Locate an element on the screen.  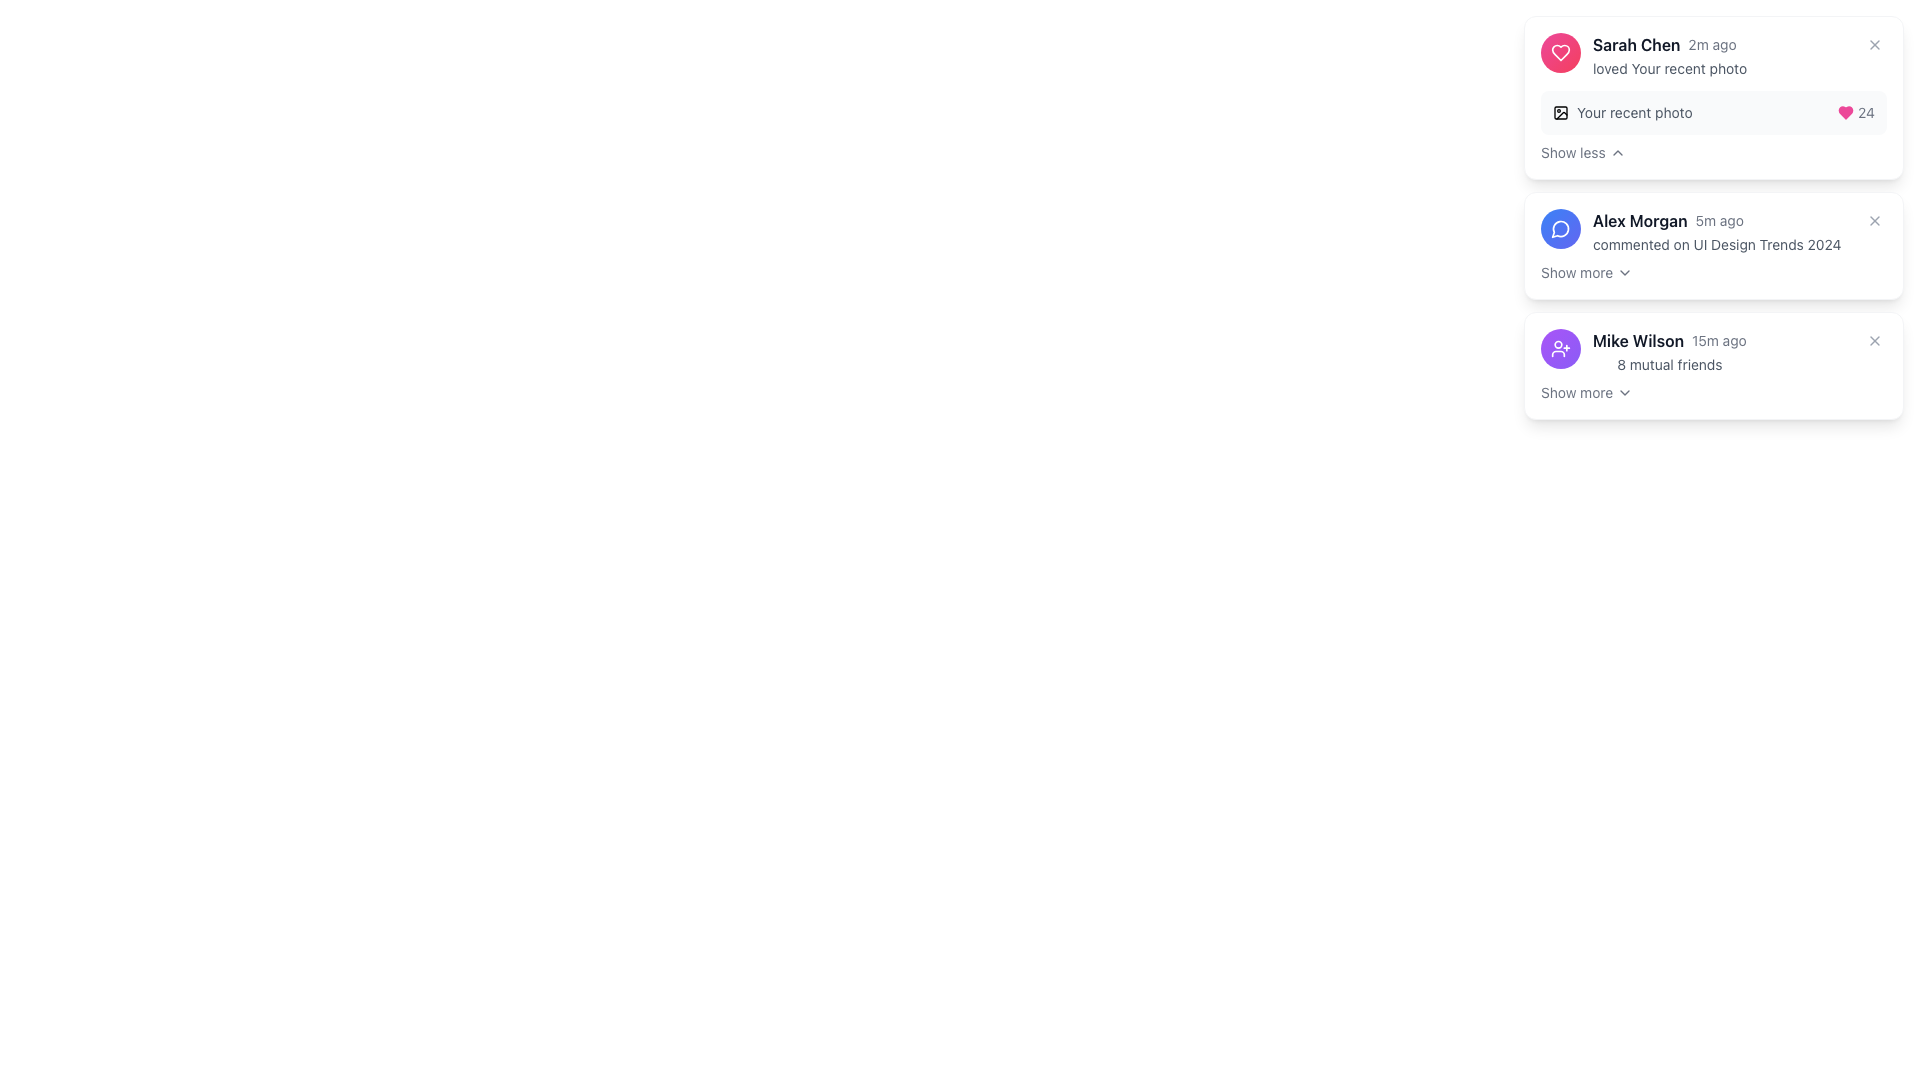
the likes icon located in the notification card for 'Sarah Chen', which visually indicates the number of likes received for the recent photo is located at coordinates (1559, 52).